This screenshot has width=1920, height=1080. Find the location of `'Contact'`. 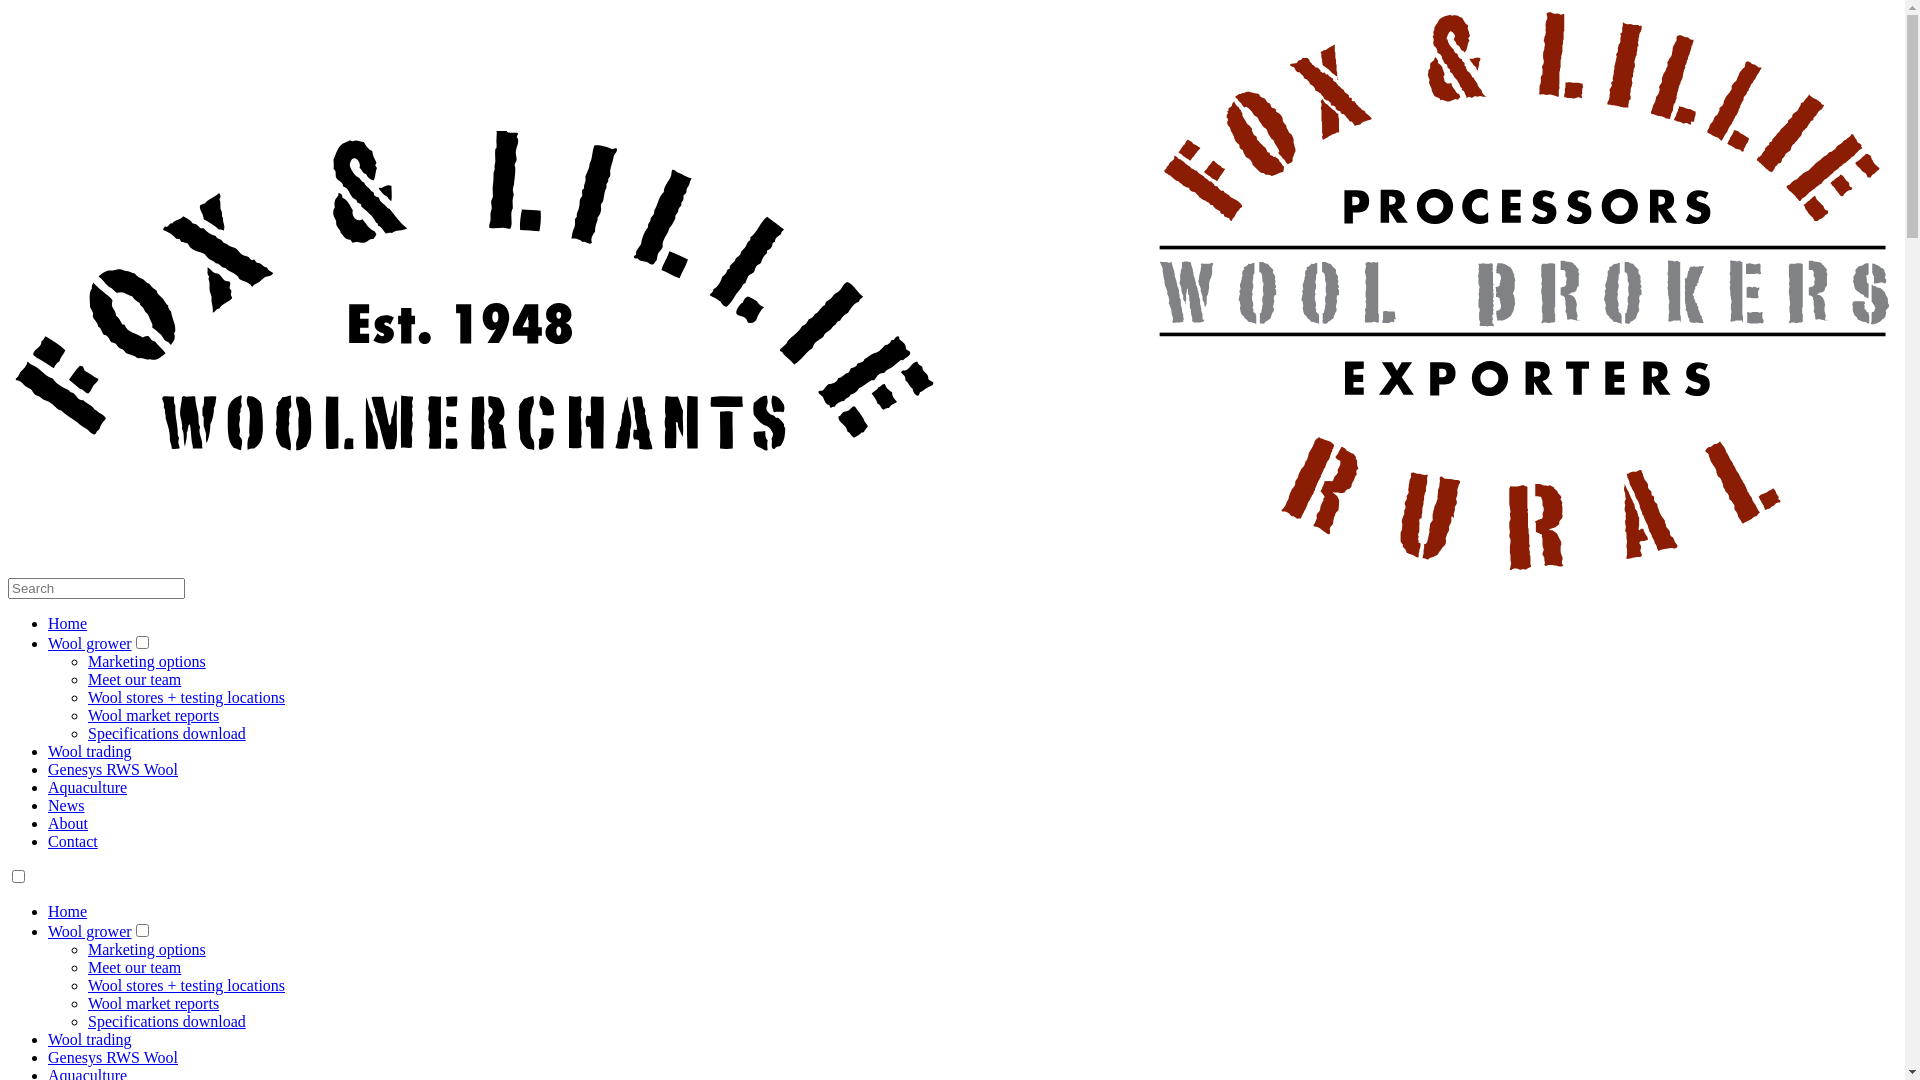

'Contact' is located at coordinates (72, 841).